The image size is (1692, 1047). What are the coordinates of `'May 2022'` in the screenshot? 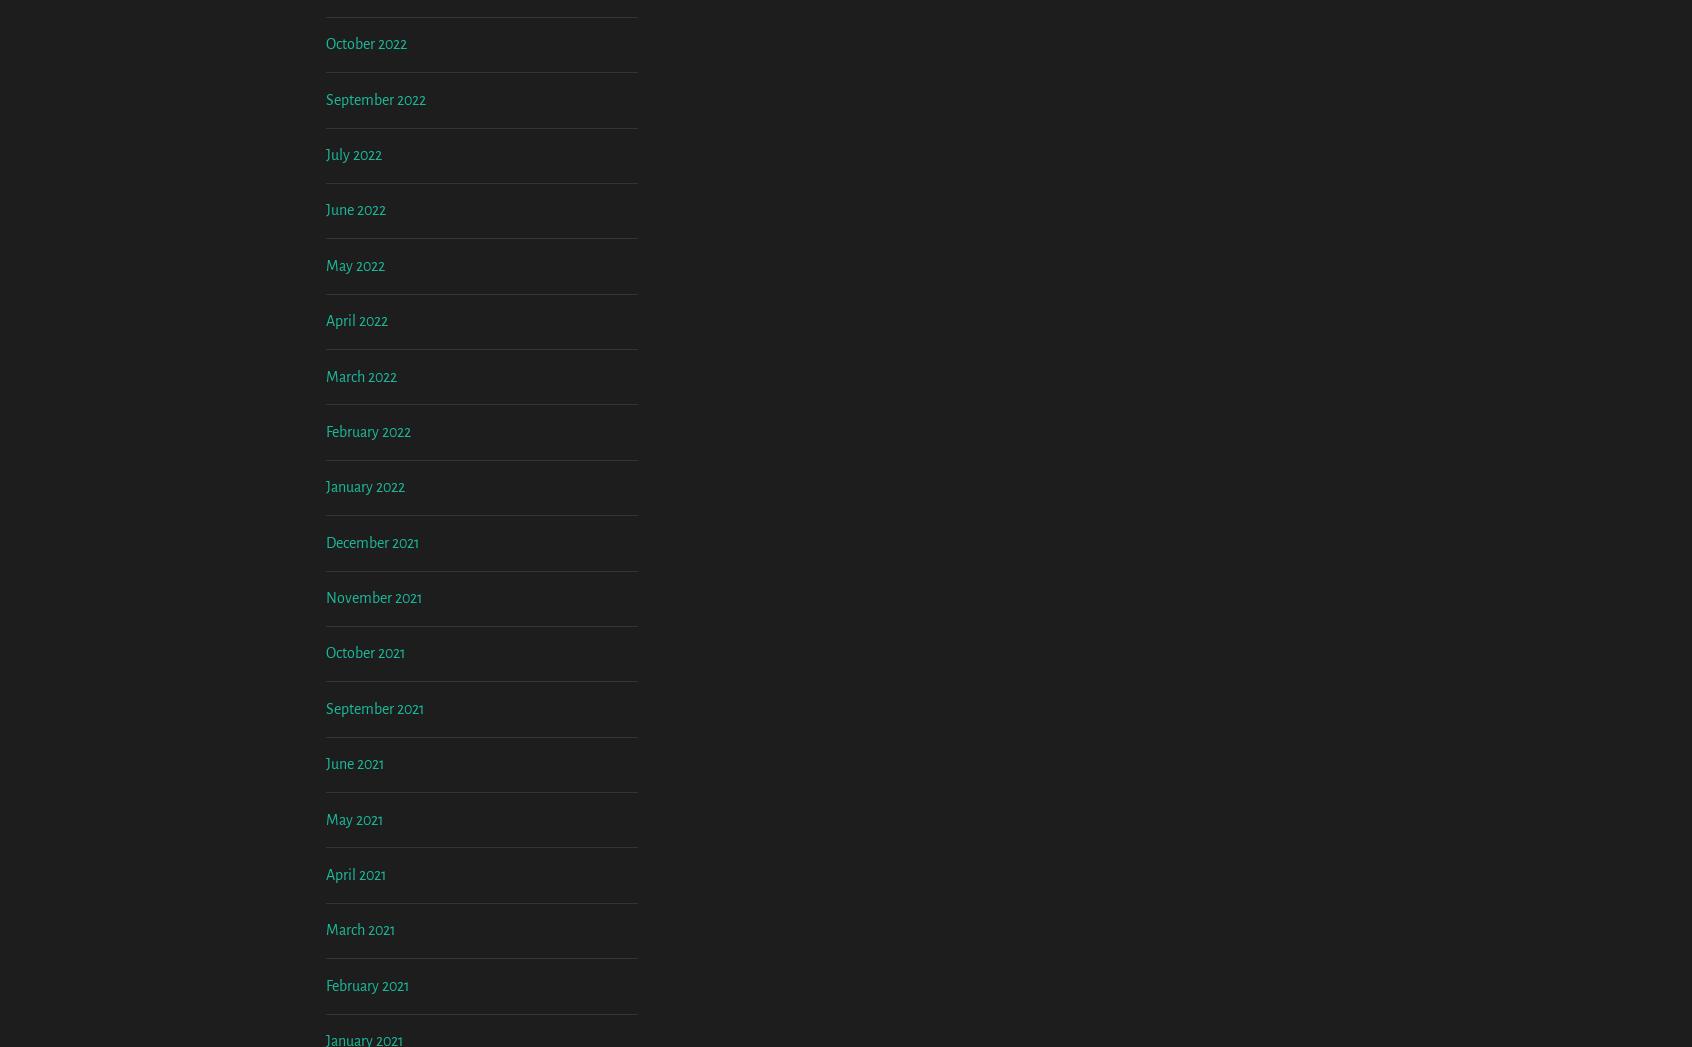 It's located at (355, 431).